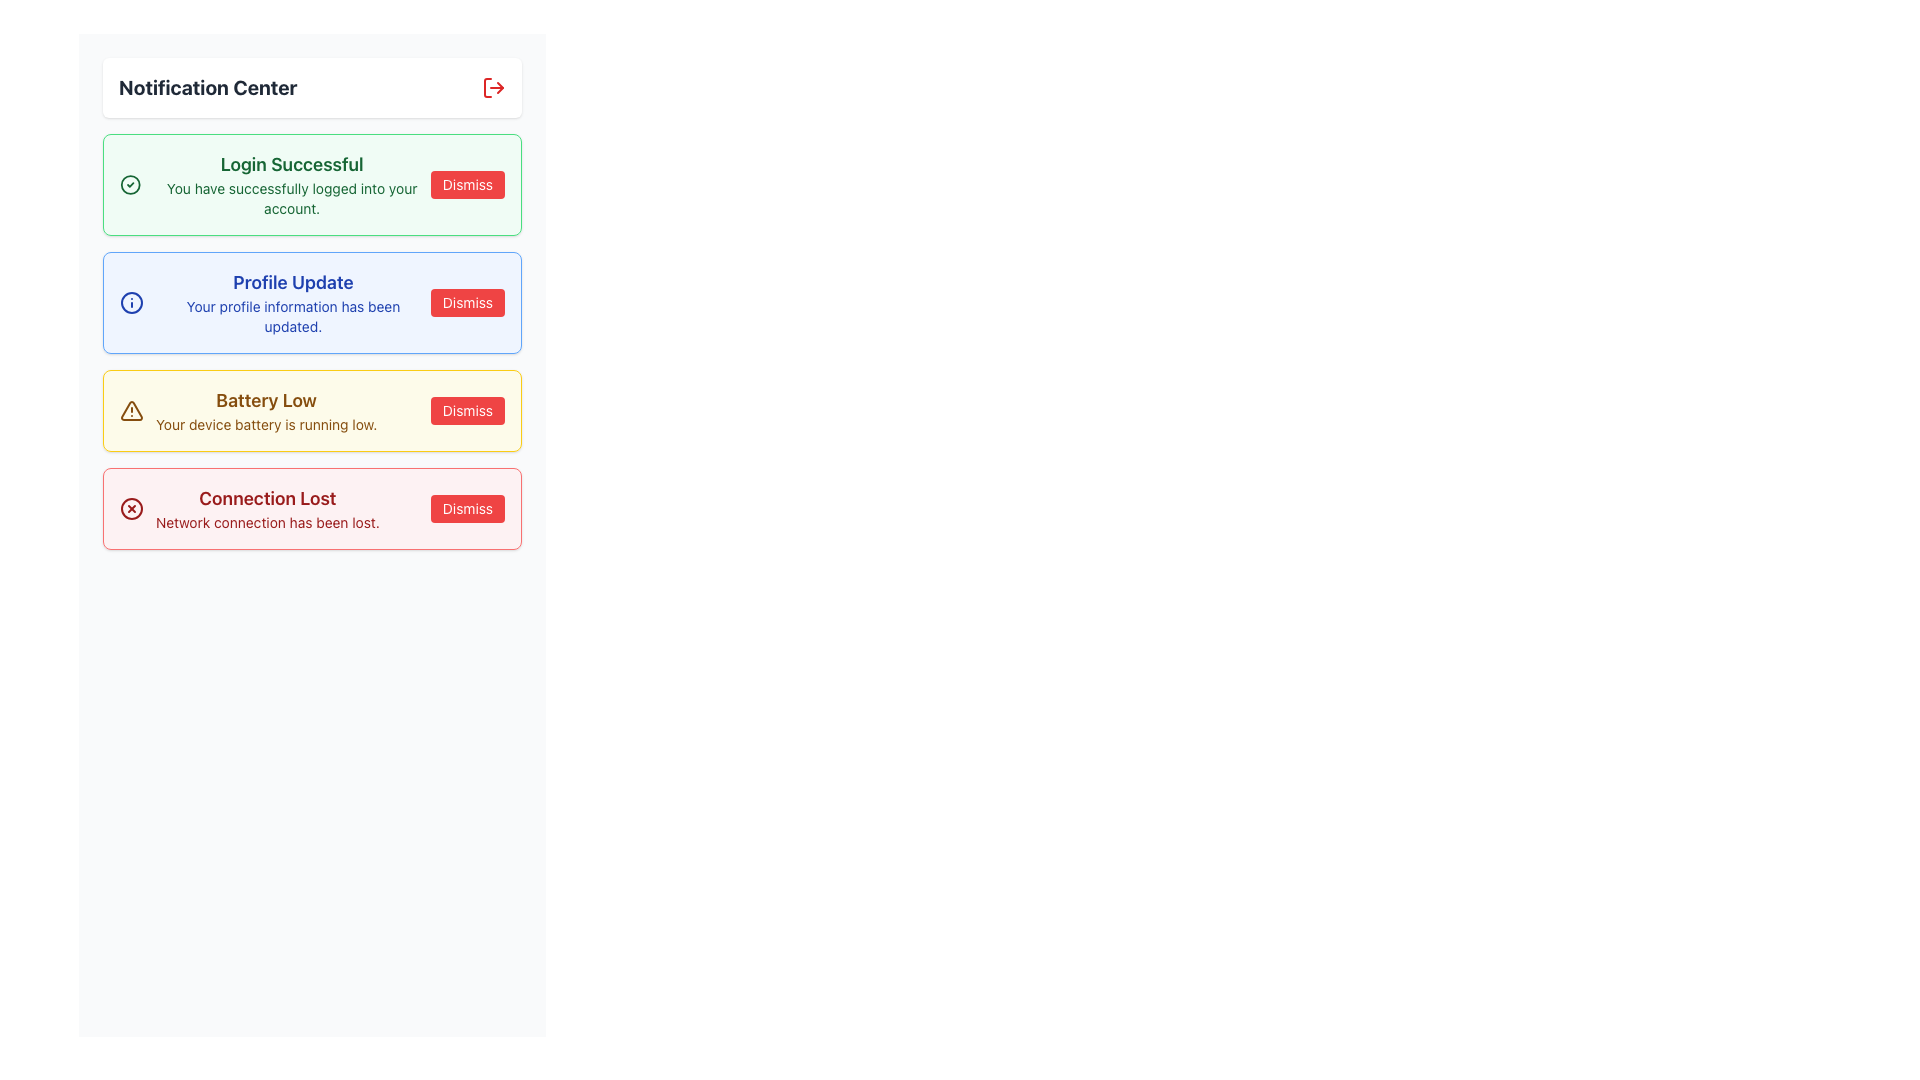 The height and width of the screenshot is (1080, 1920). Describe the element at coordinates (466, 185) in the screenshot. I see `the rectangular red 'Dismiss' button with white text` at that location.